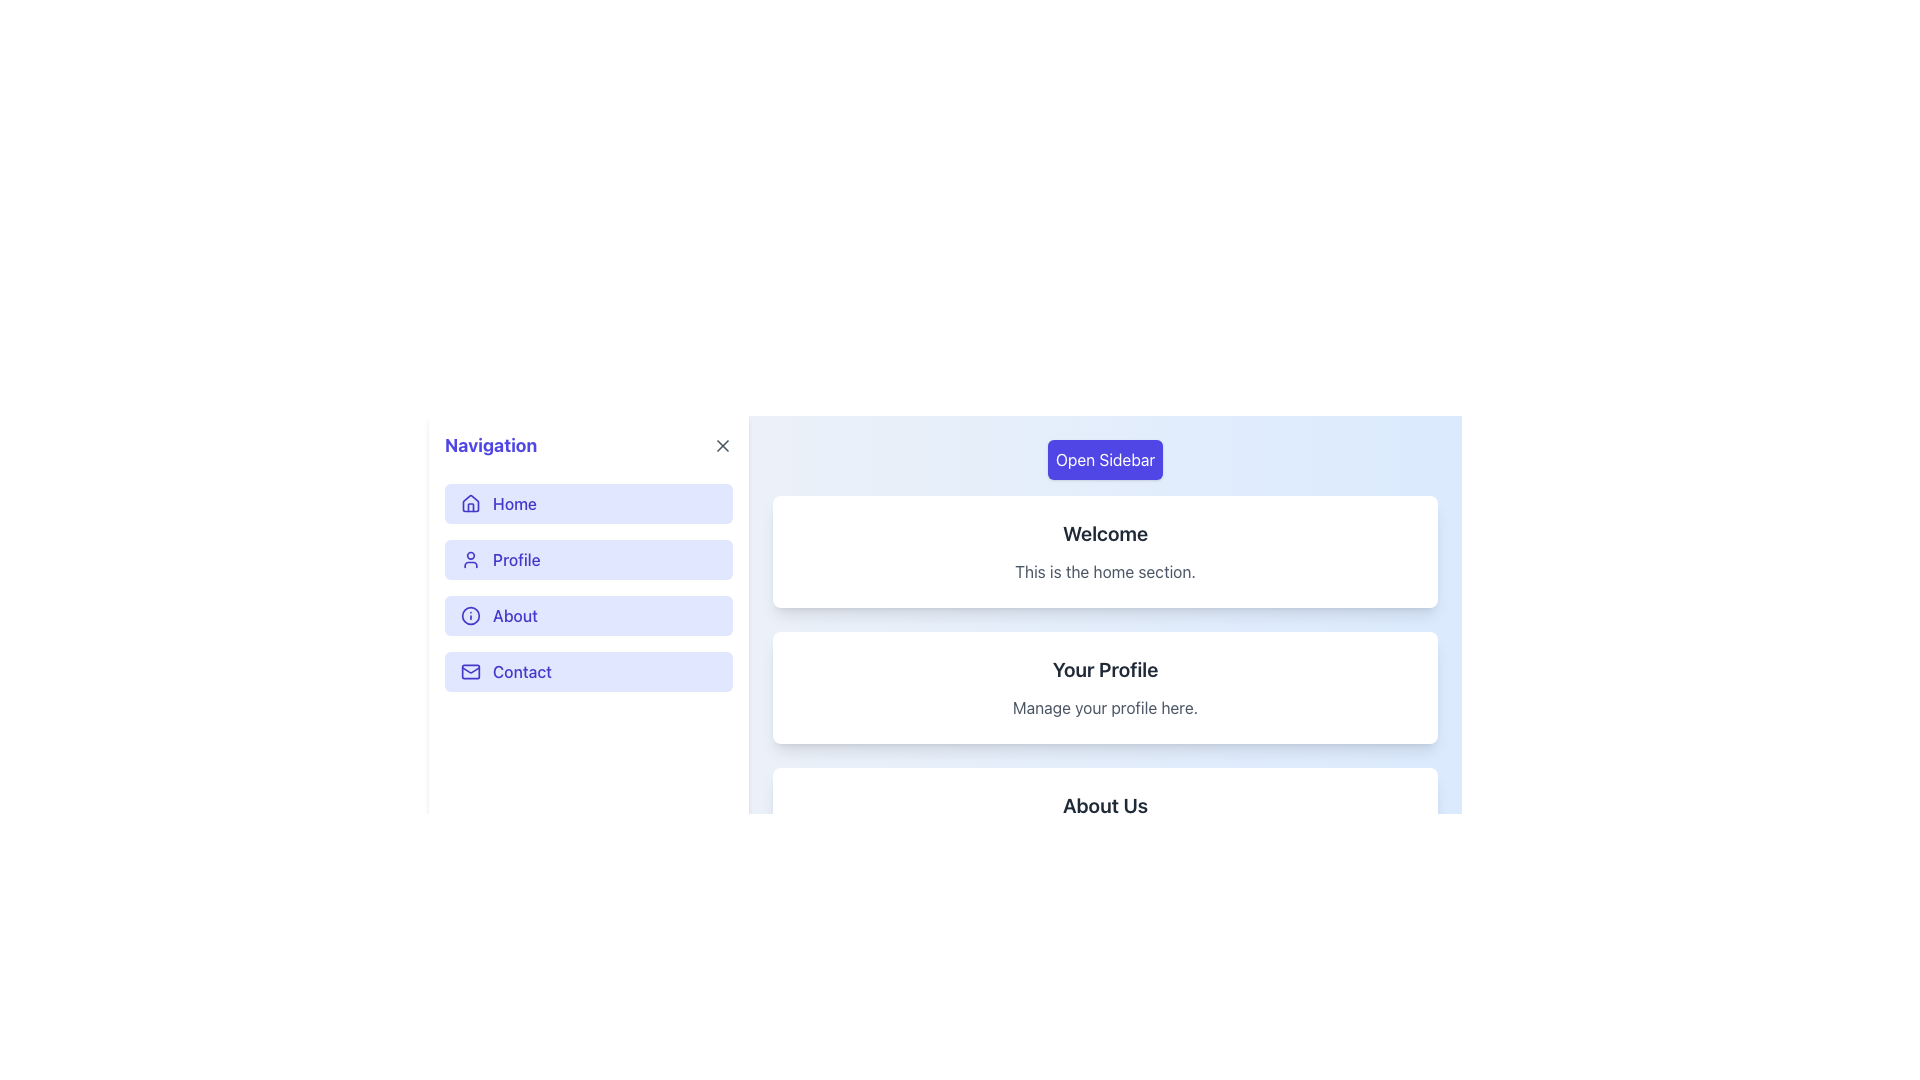 Image resolution: width=1920 pixels, height=1080 pixels. Describe the element at coordinates (516, 559) in the screenshot. I see `the 'Profile' text label in the sidebar navigation menu, which is styled in deep blue and positioned between 'Home' and 'About'` at that location.